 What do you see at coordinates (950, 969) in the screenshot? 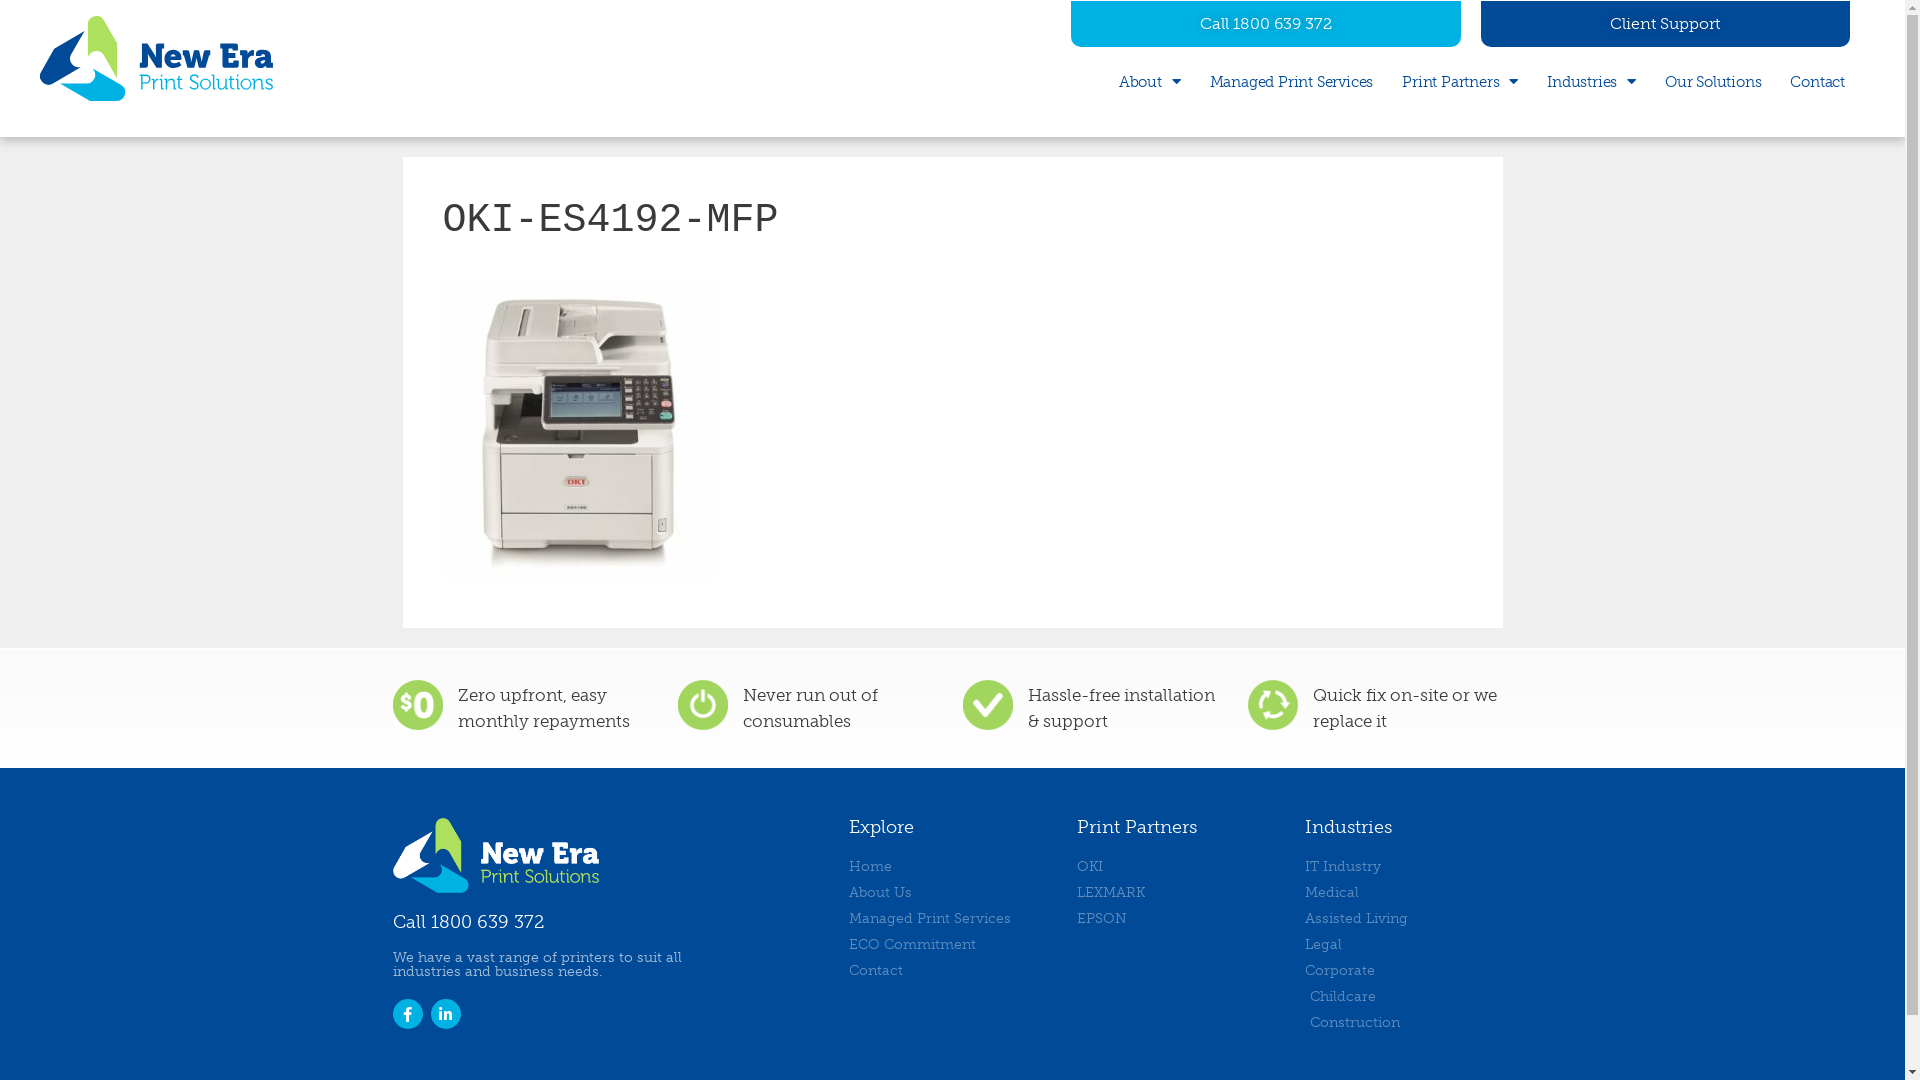
I see `'Contact'` at bounding box center [950, 969].